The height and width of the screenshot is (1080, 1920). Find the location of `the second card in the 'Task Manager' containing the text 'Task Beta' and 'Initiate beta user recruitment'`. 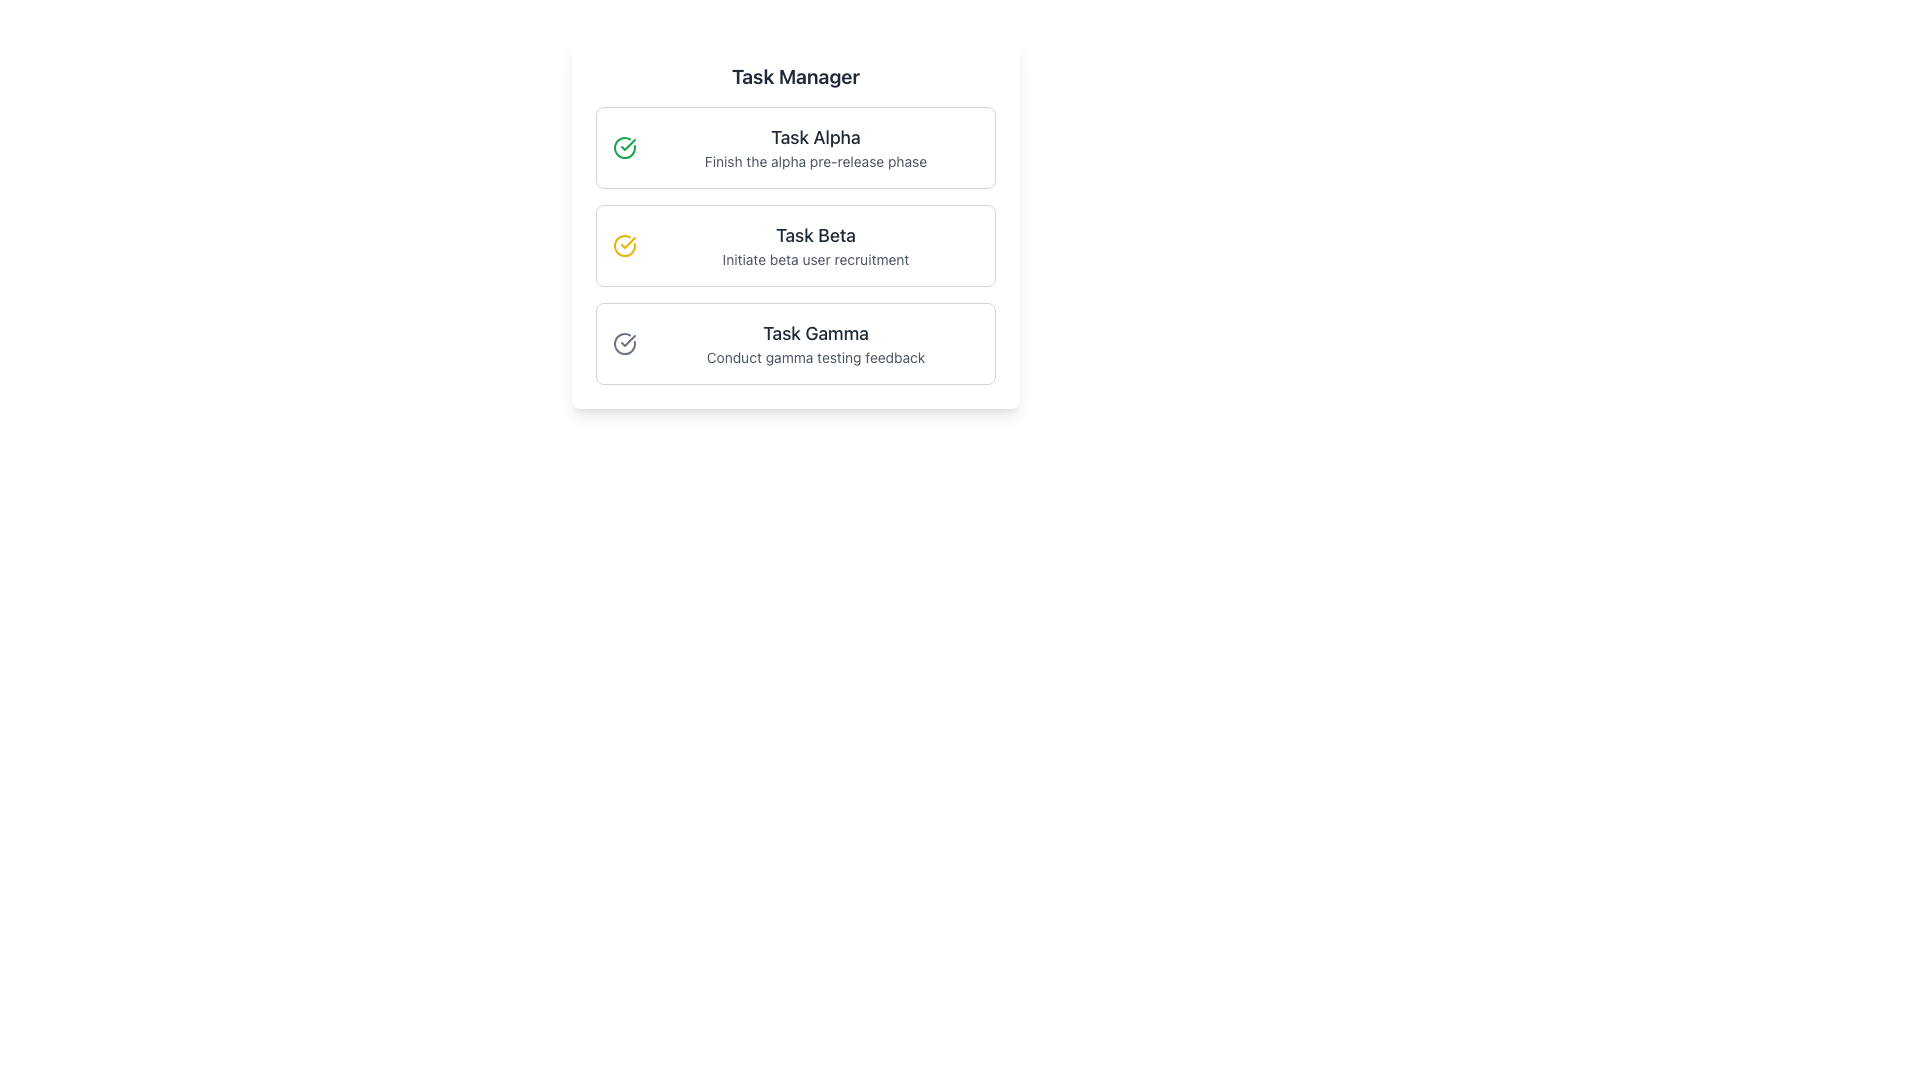

the second card in the 'Task Manager' containing the text 'Task Beta' and 'Initiate beta user recruitment' is located at coordinates (795, 245).